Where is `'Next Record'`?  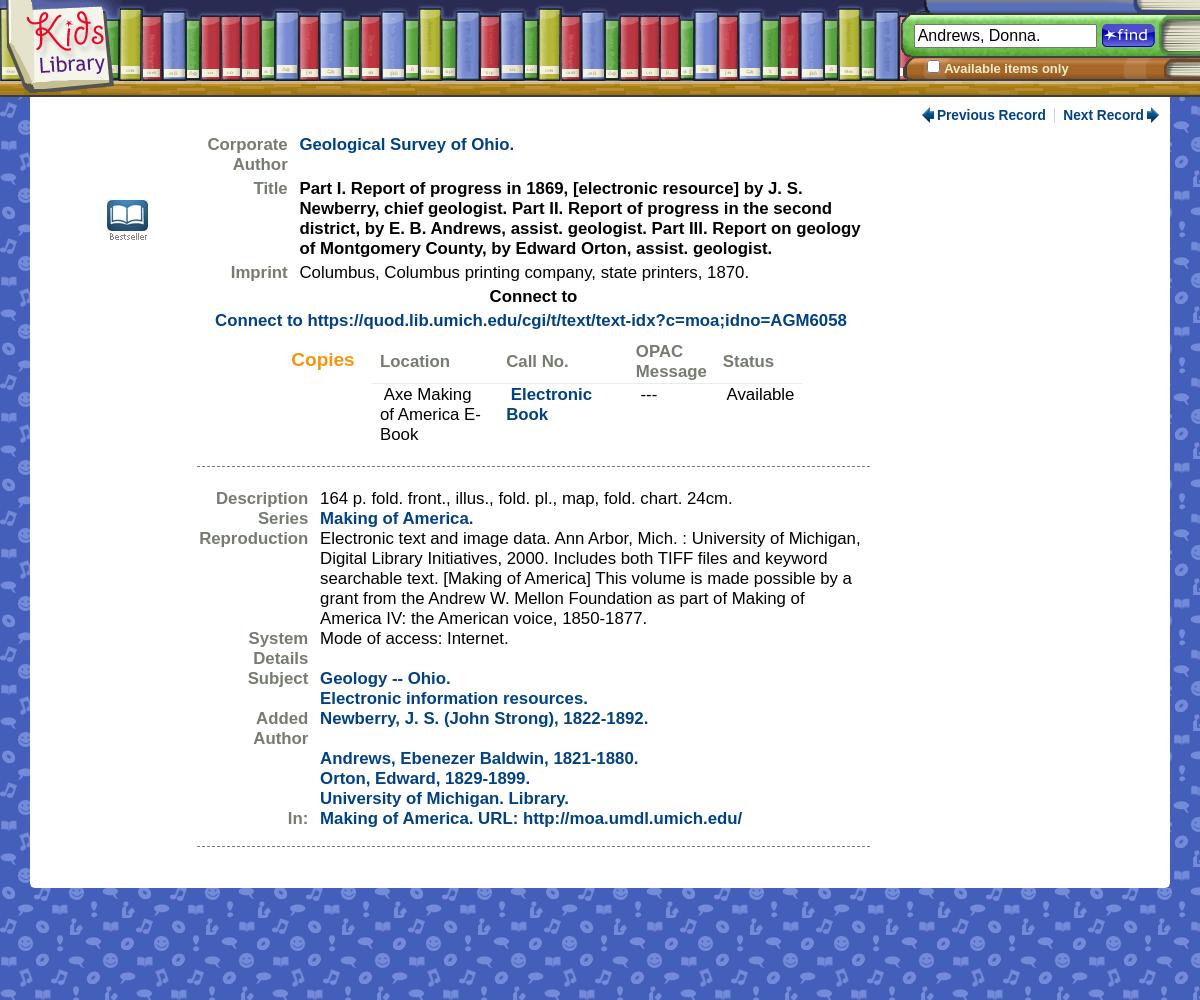 'Next Record' is located at coordinates (1061, 114).